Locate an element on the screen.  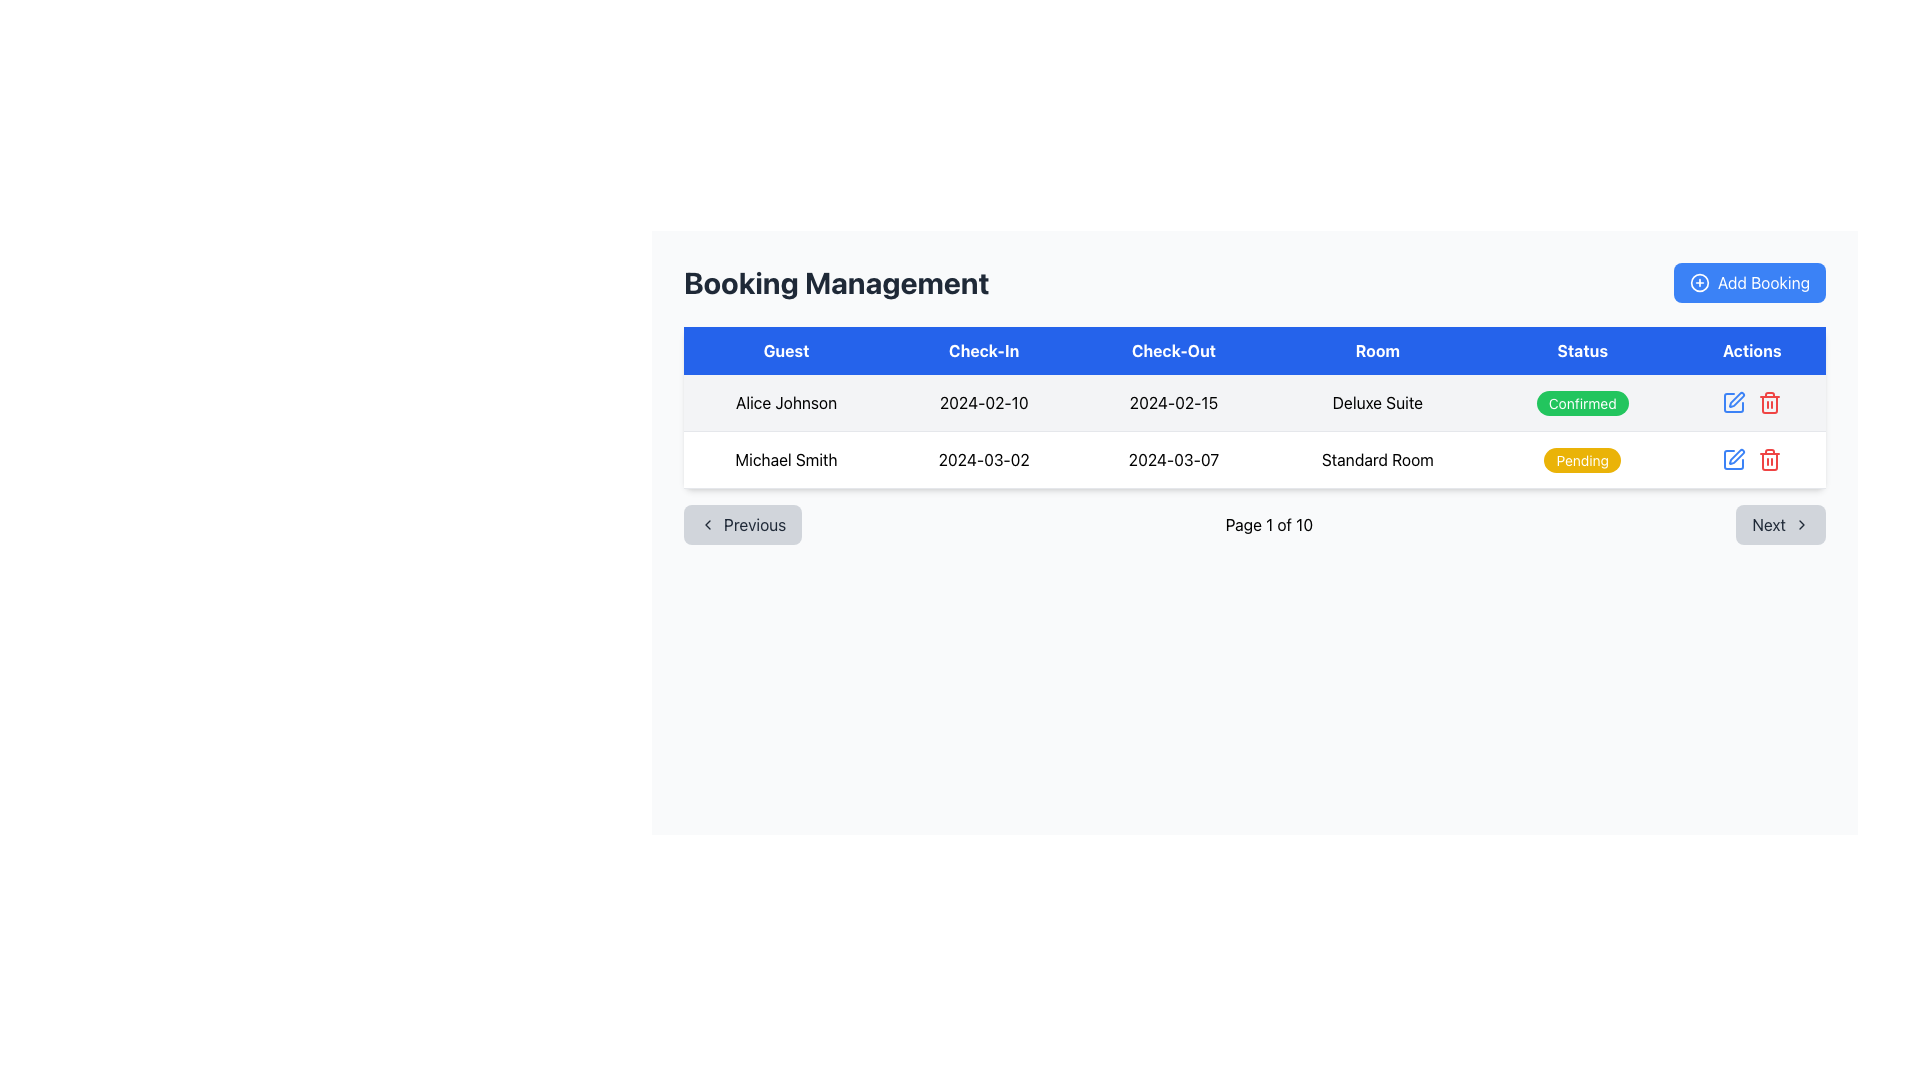
the edit button located is located at coordinates (1732, 402).